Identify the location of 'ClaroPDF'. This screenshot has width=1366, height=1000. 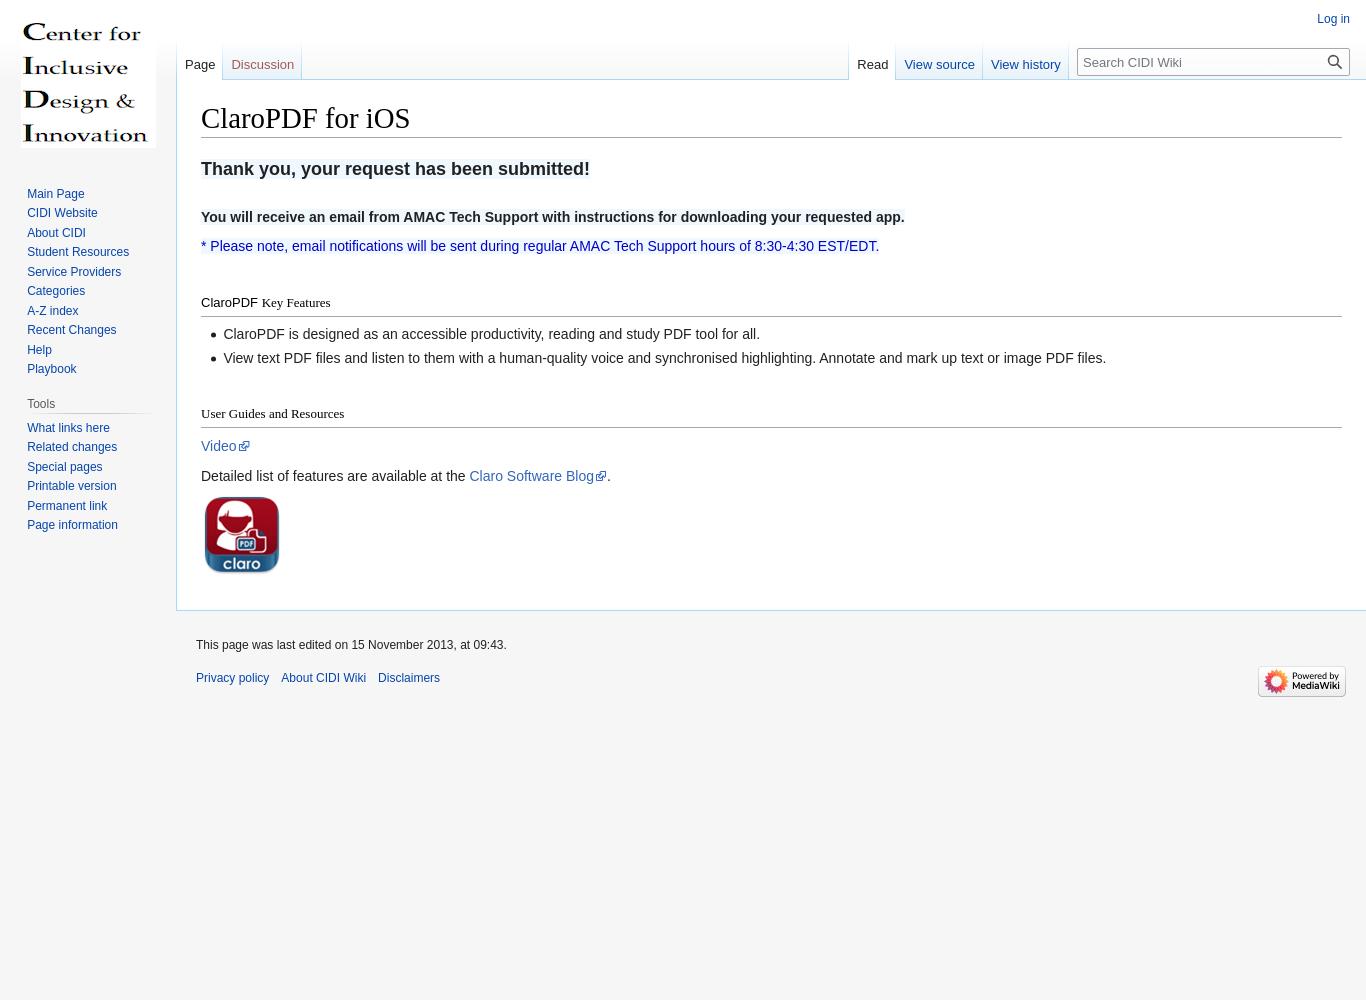
(230, 302).